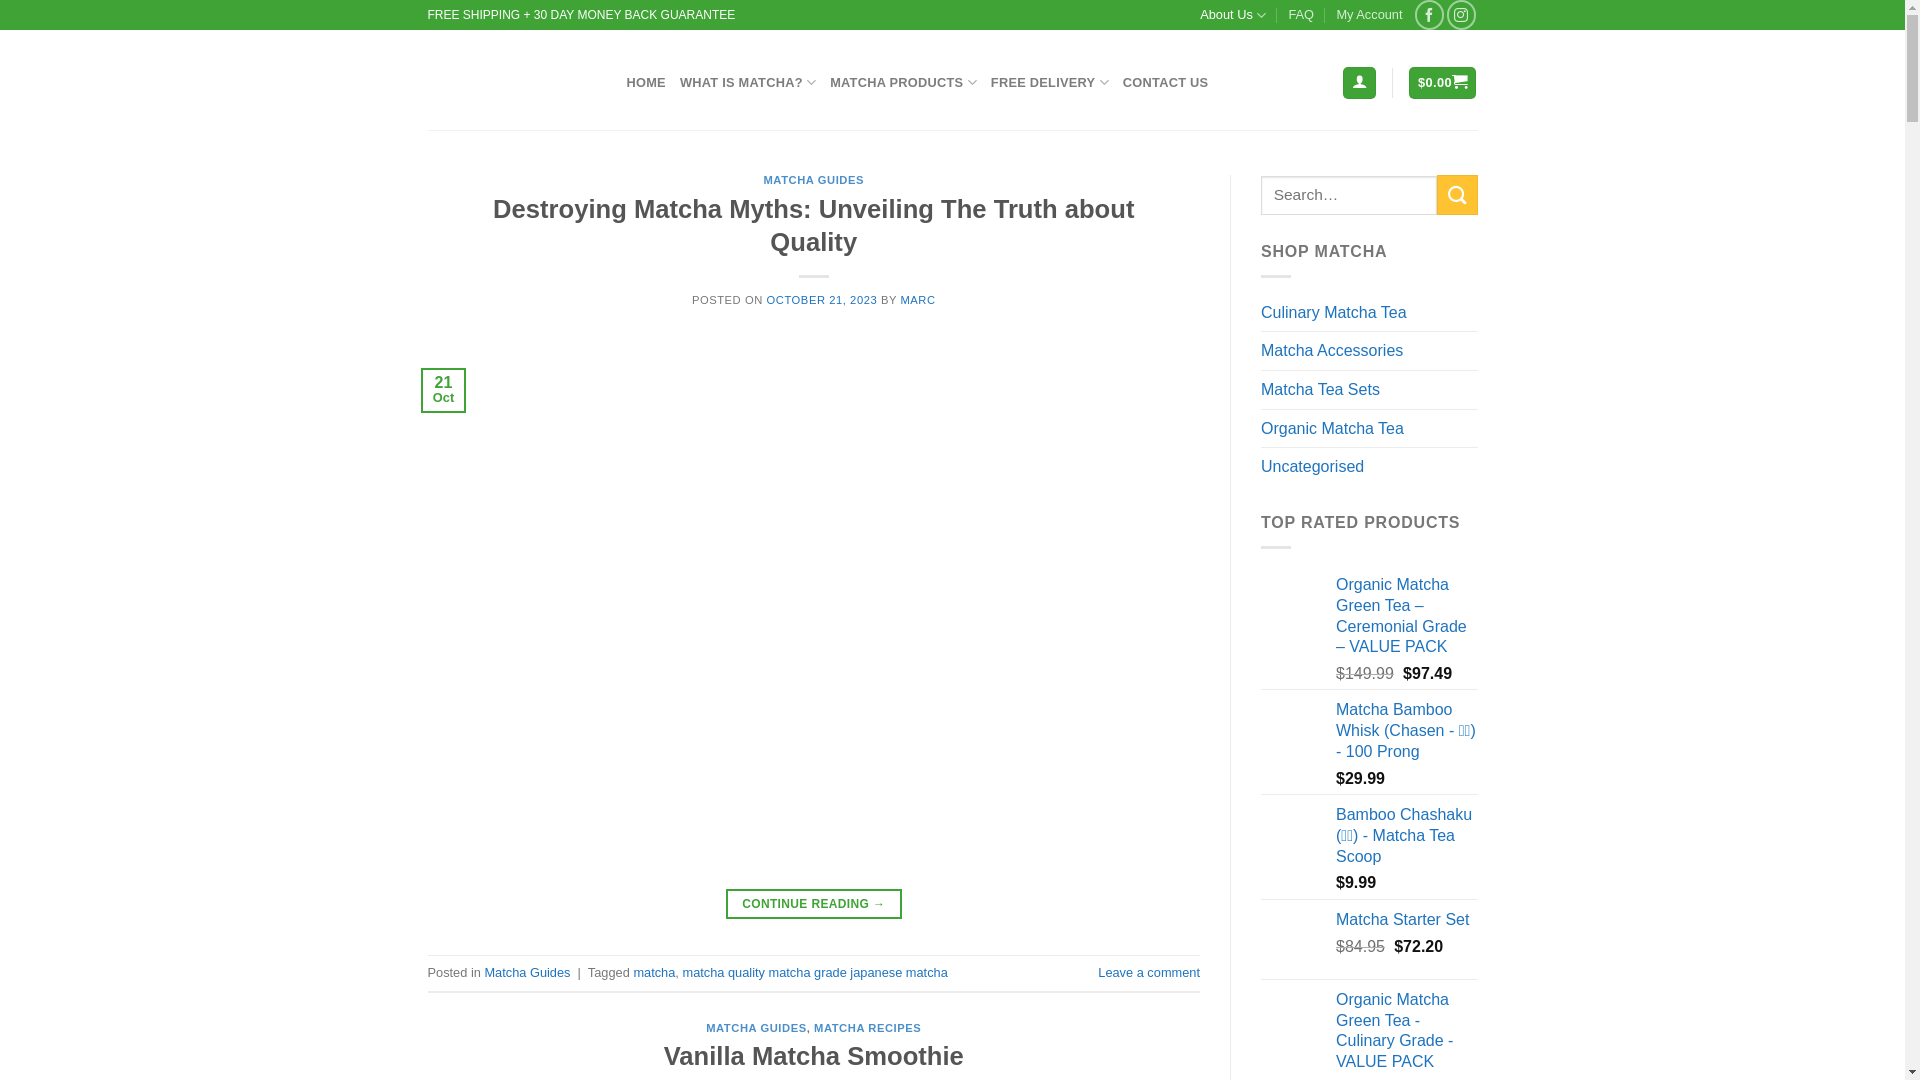  I want to click on 'Leave a comment', so click(1148, 971).